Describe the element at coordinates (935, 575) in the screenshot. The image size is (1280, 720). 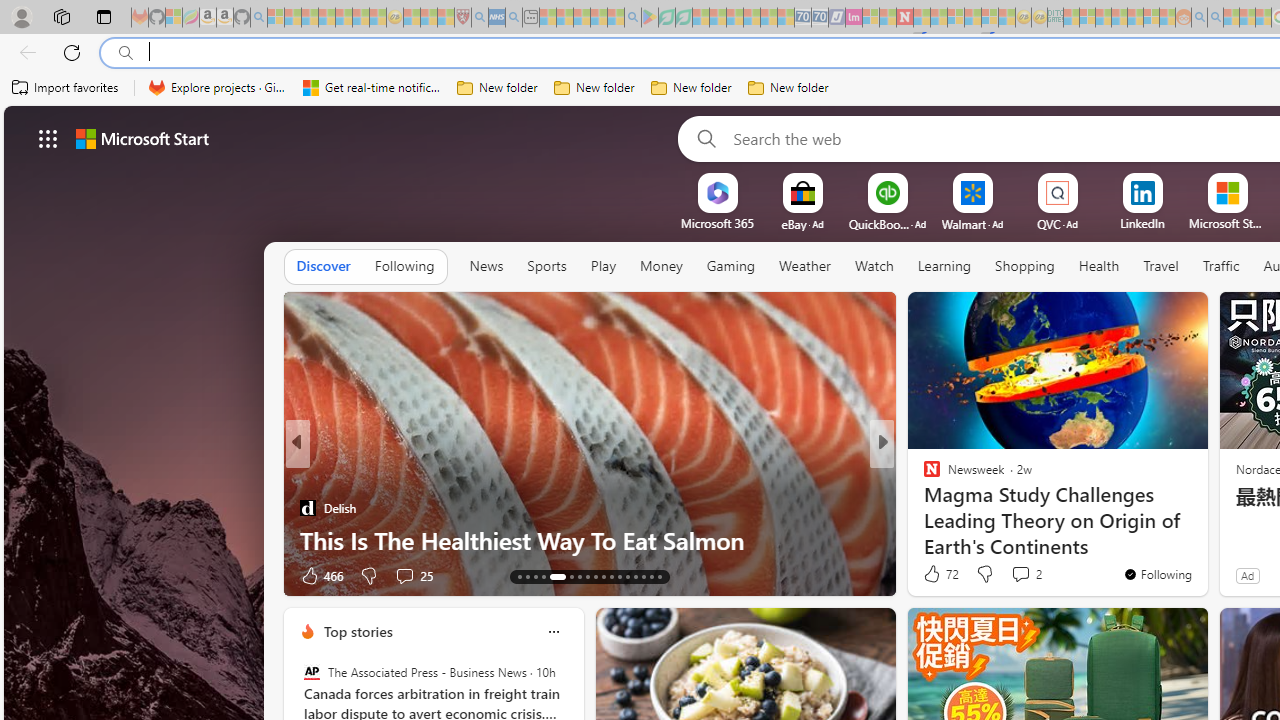
I see `'311 Like'` at that location.